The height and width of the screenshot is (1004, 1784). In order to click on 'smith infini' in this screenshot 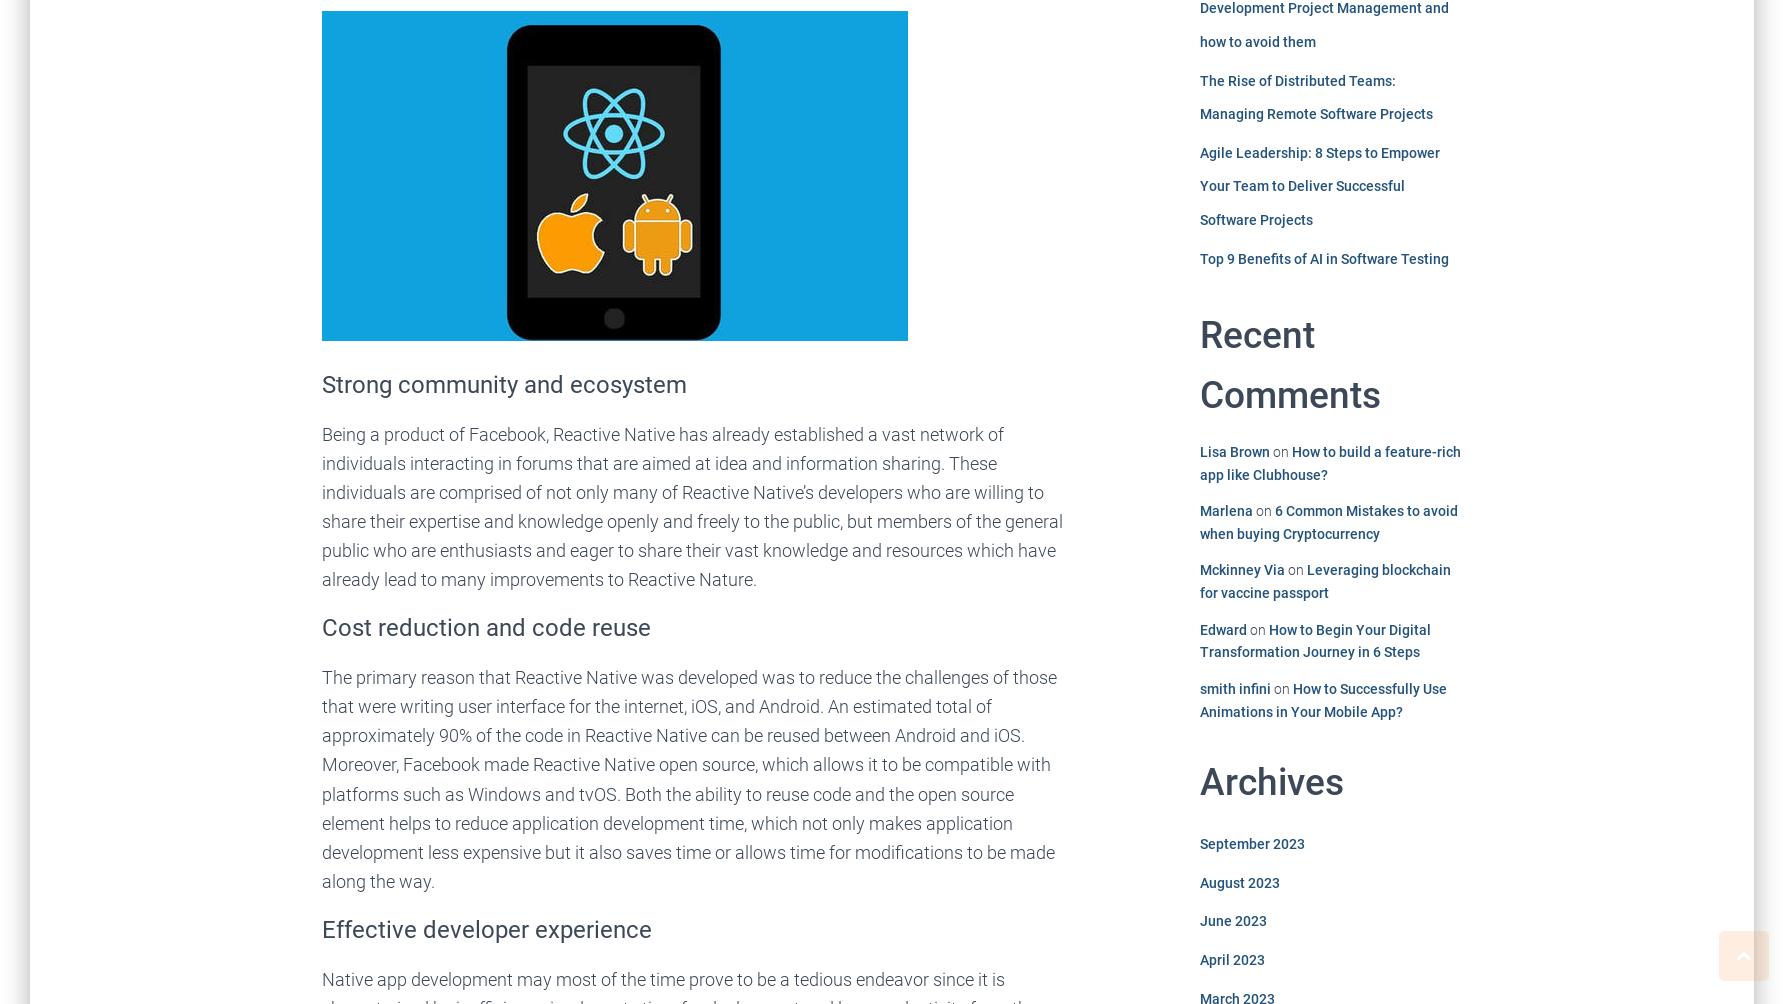, I will do `click(1233, 688)`.